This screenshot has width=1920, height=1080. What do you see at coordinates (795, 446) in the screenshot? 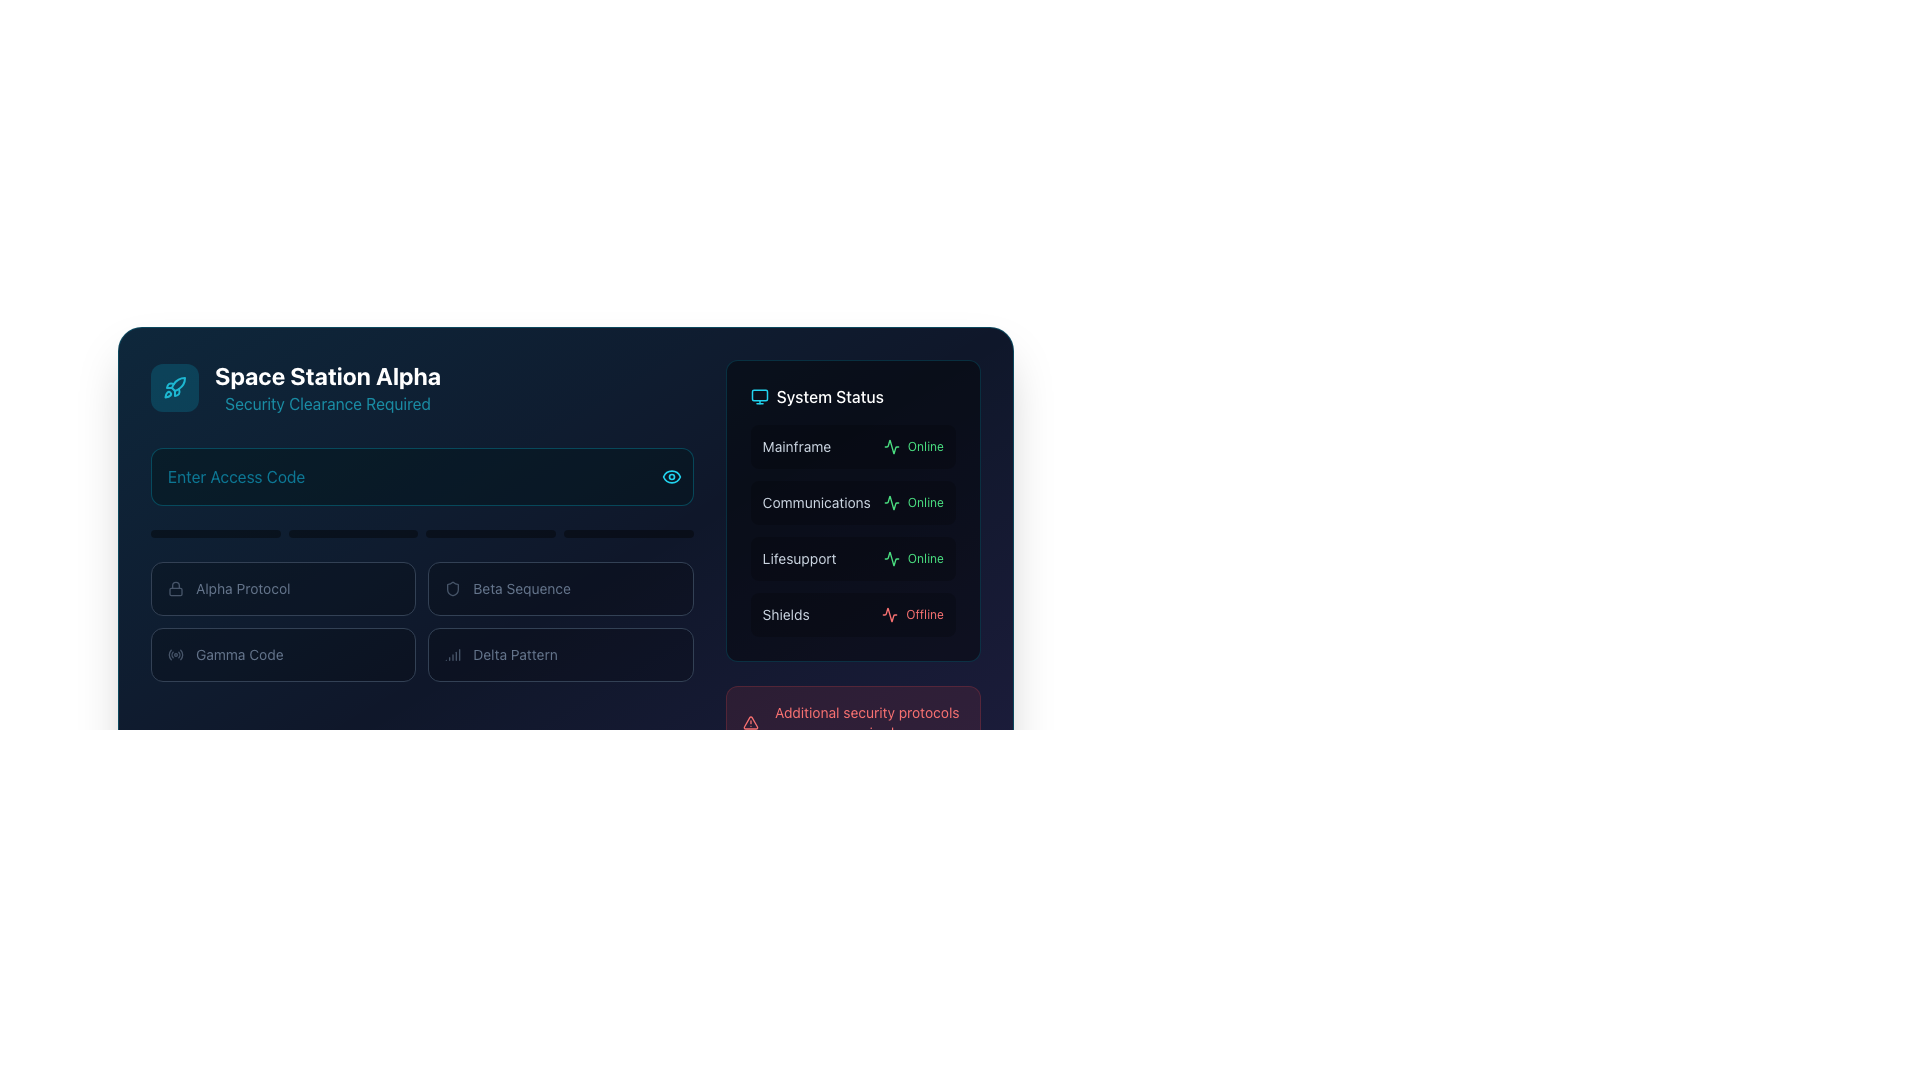
I see `the 'Mainframe' text label, which is a small, muted gray caption aligned at the top-left of the 'System Status' panel` at bounding box center [795, 446].